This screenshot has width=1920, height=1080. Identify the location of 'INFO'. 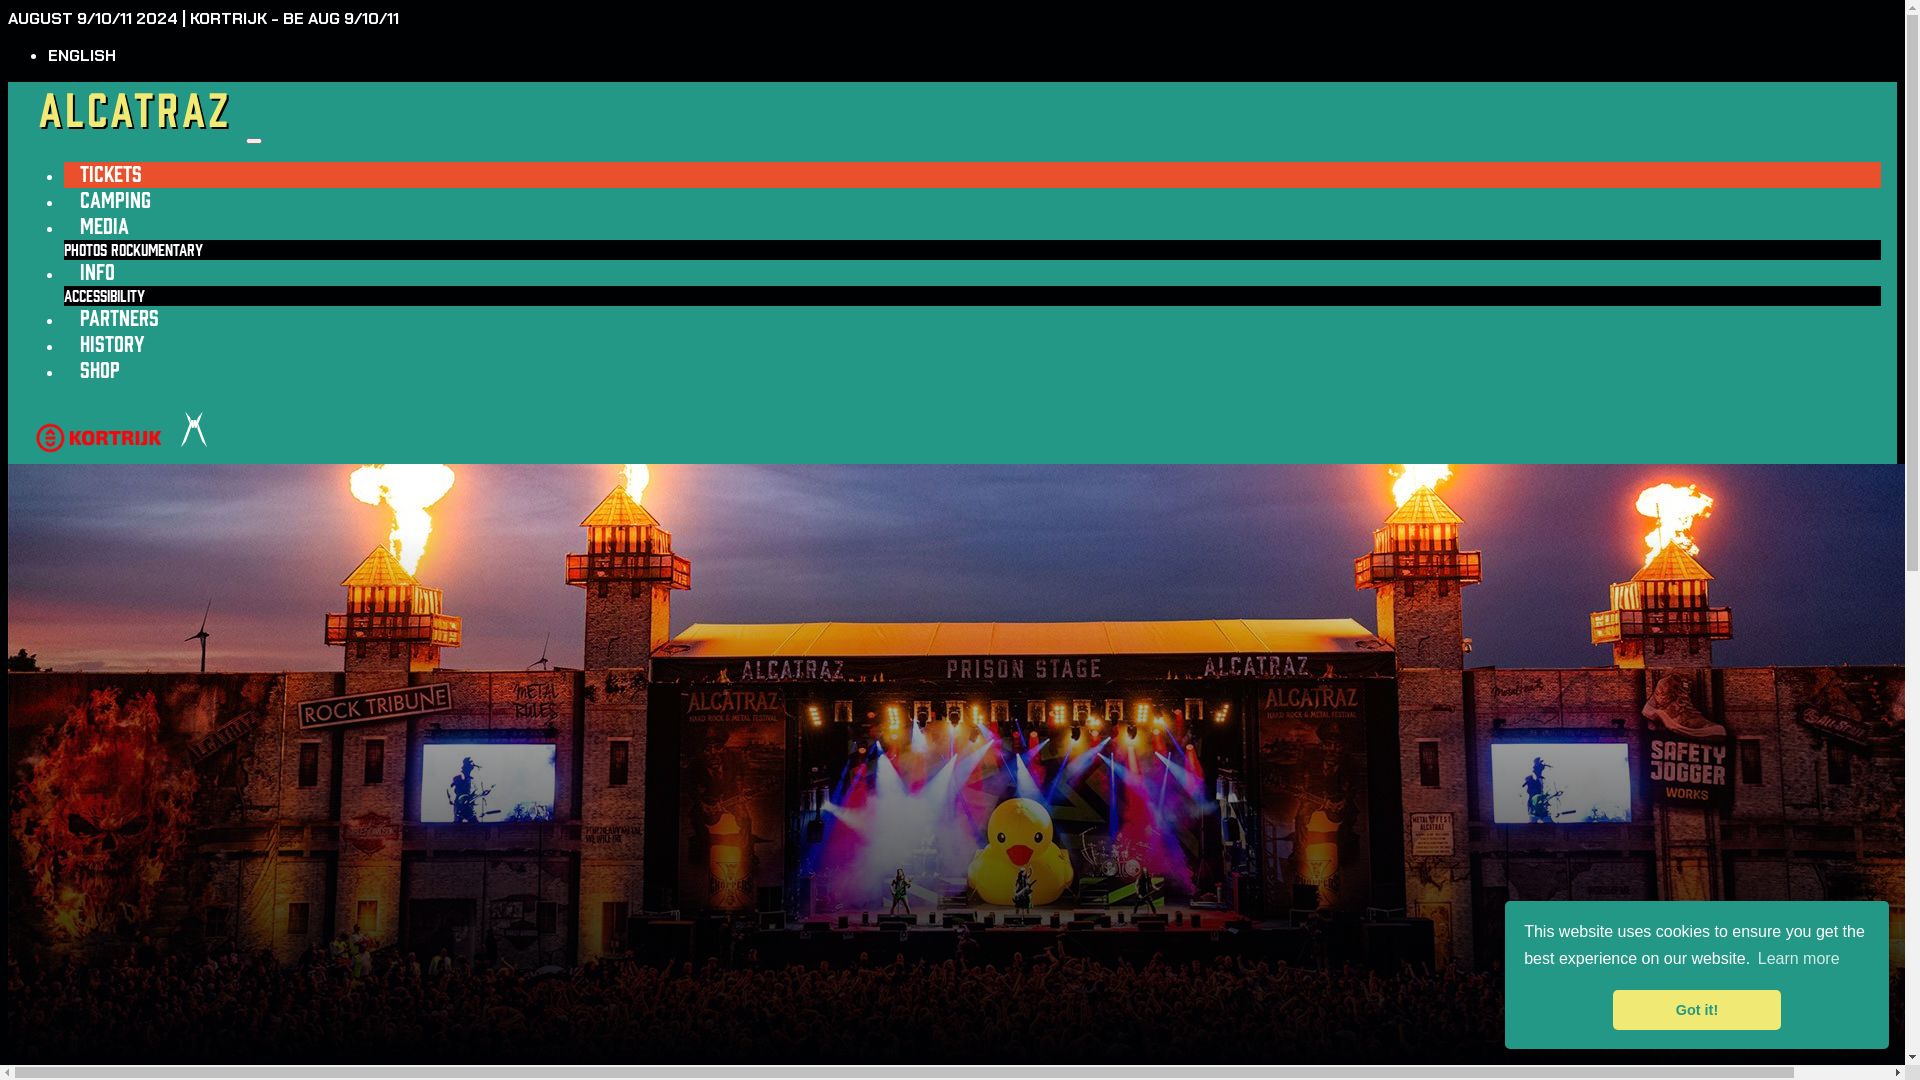
(96, 272).